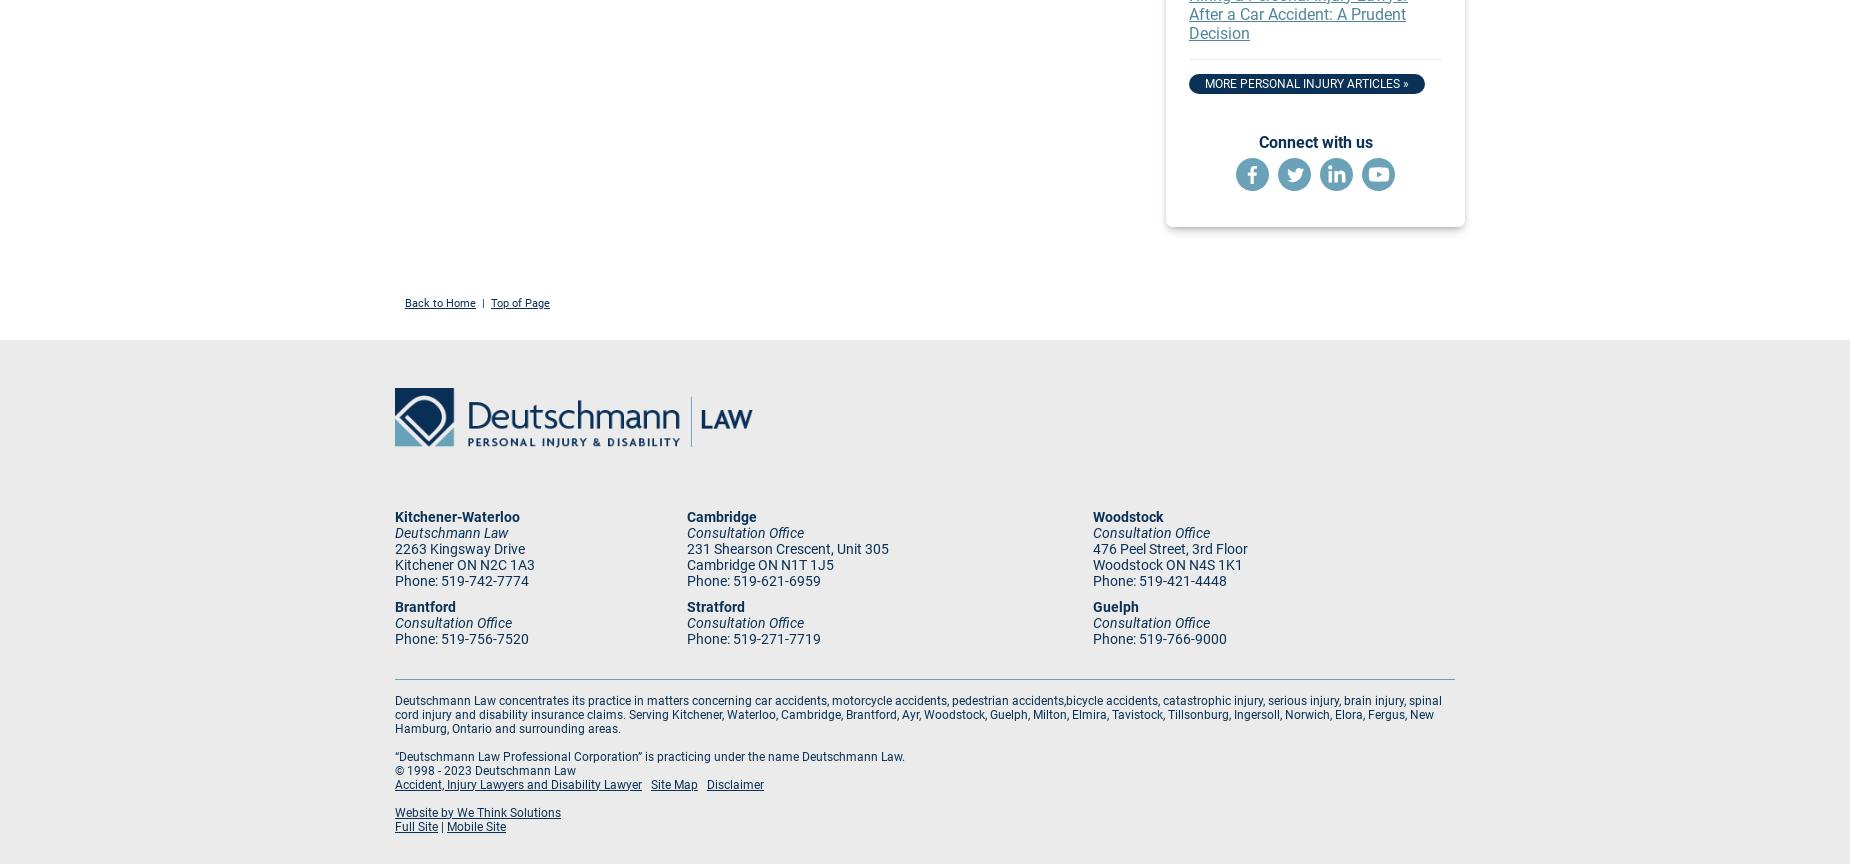  What do you see at coordinates (1193, 579) in the screenshot?
I see `'-421-4448'` at bounding box center [1193, 579].